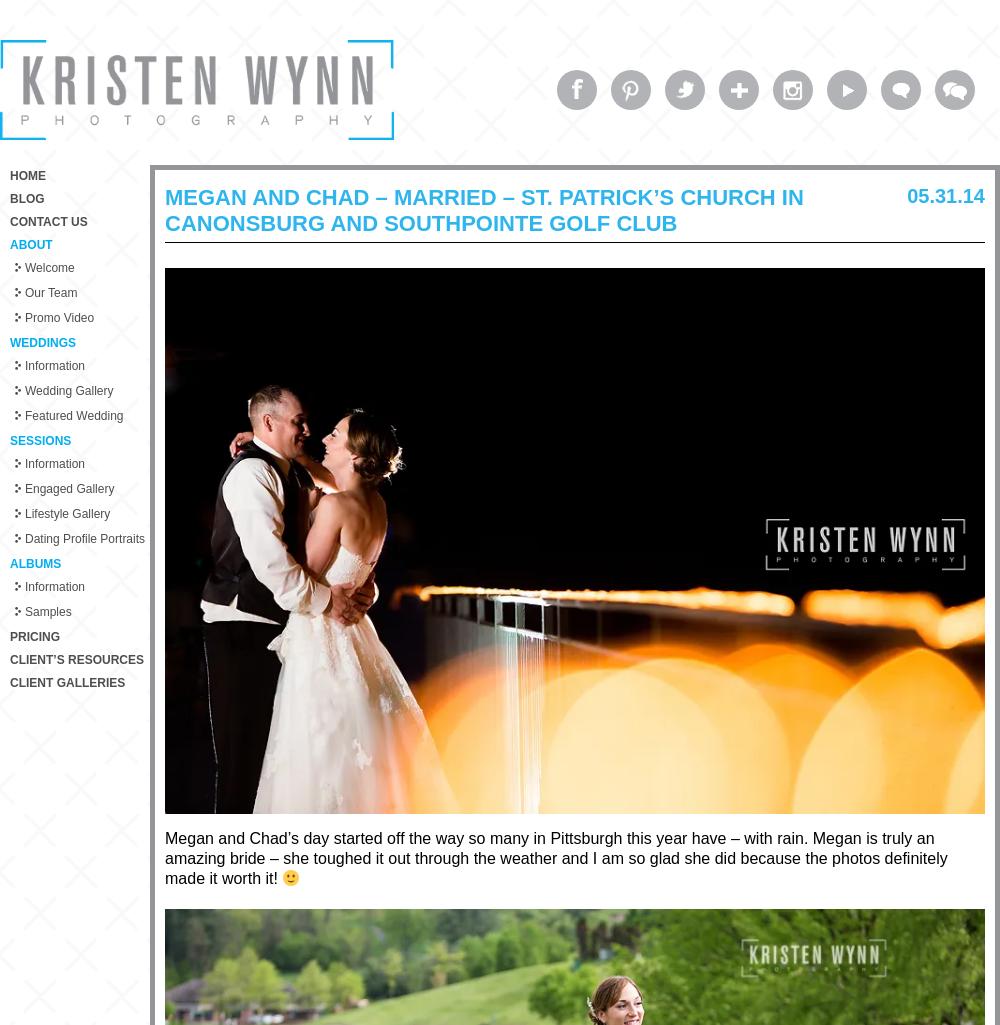 The height and width of the screenshot is (1025, 1000). Describe the element at coordinates (40, 439) in the screenshot. I see `'Sessions'` at that location.